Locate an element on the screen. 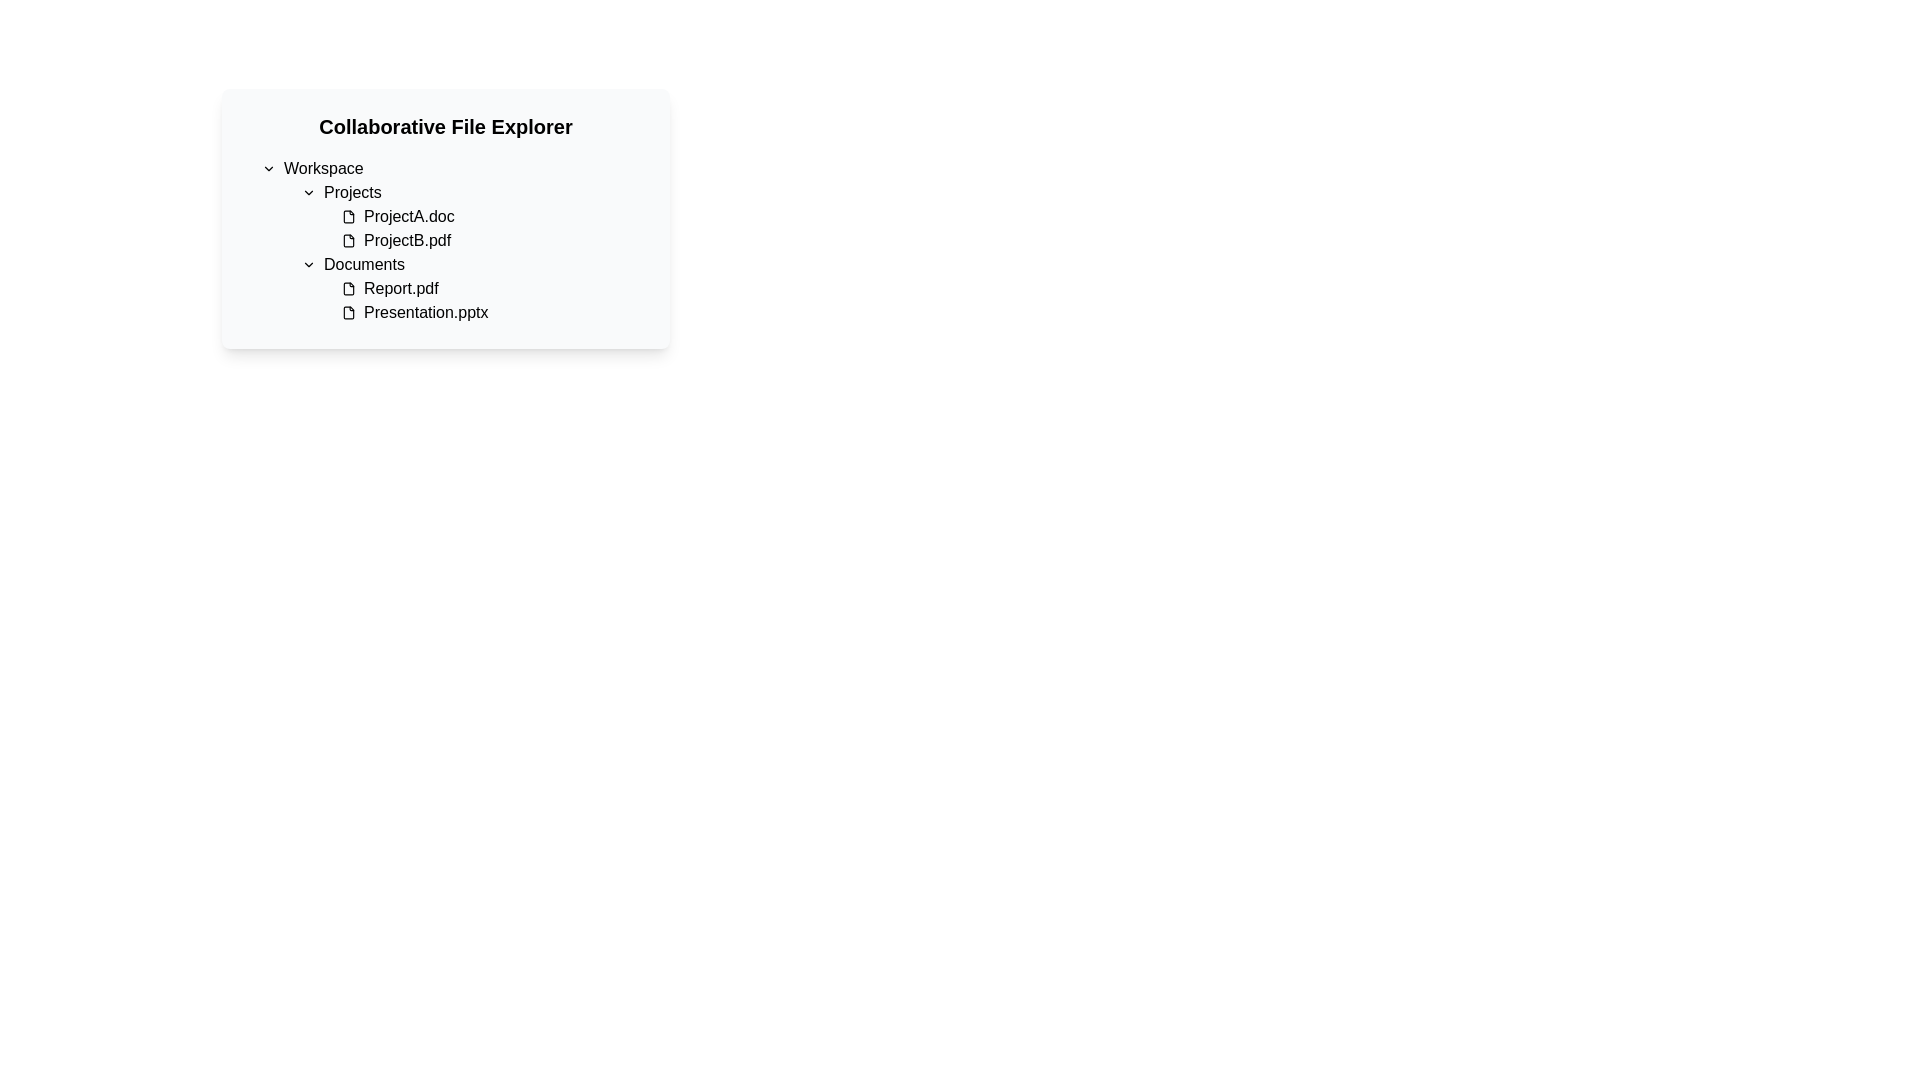  the file icon representing 'ProjectA.doc' located in the 'Projects' section of the file explorer interface, which is the first item under the expanded 'Projects' node is located at coordinates (349, 216).